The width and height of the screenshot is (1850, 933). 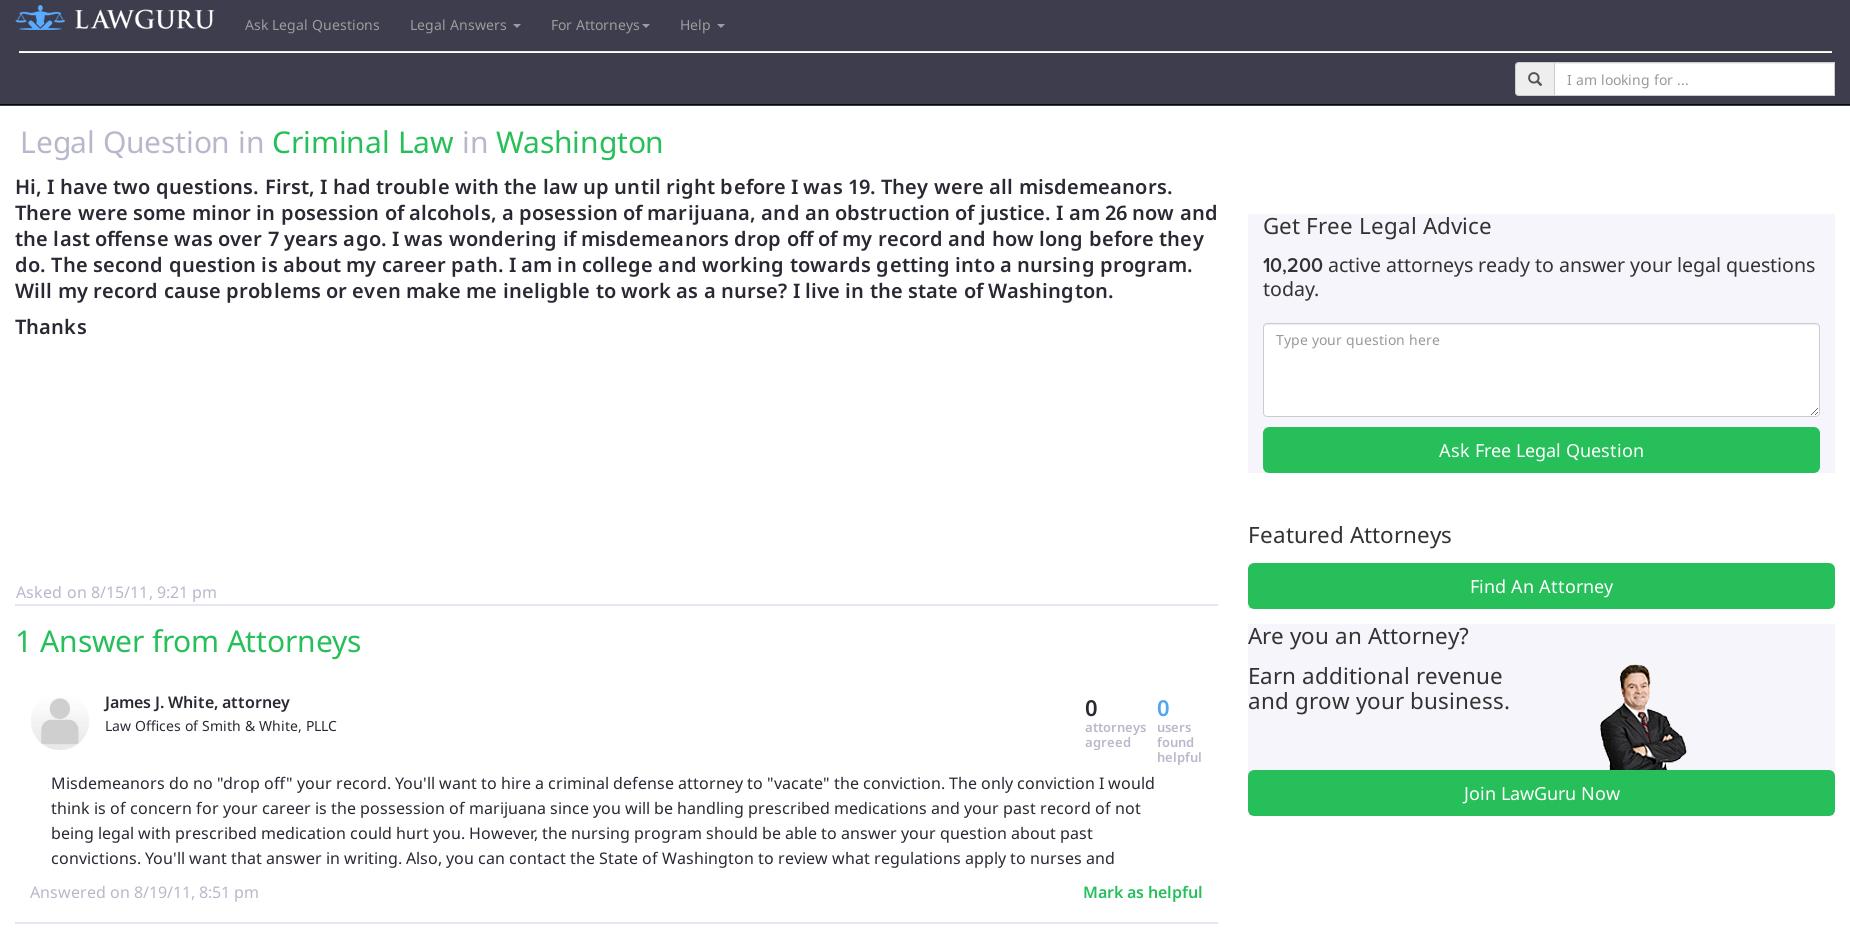 I want to click on 'Legal Answers', so click(x=459, y=23).